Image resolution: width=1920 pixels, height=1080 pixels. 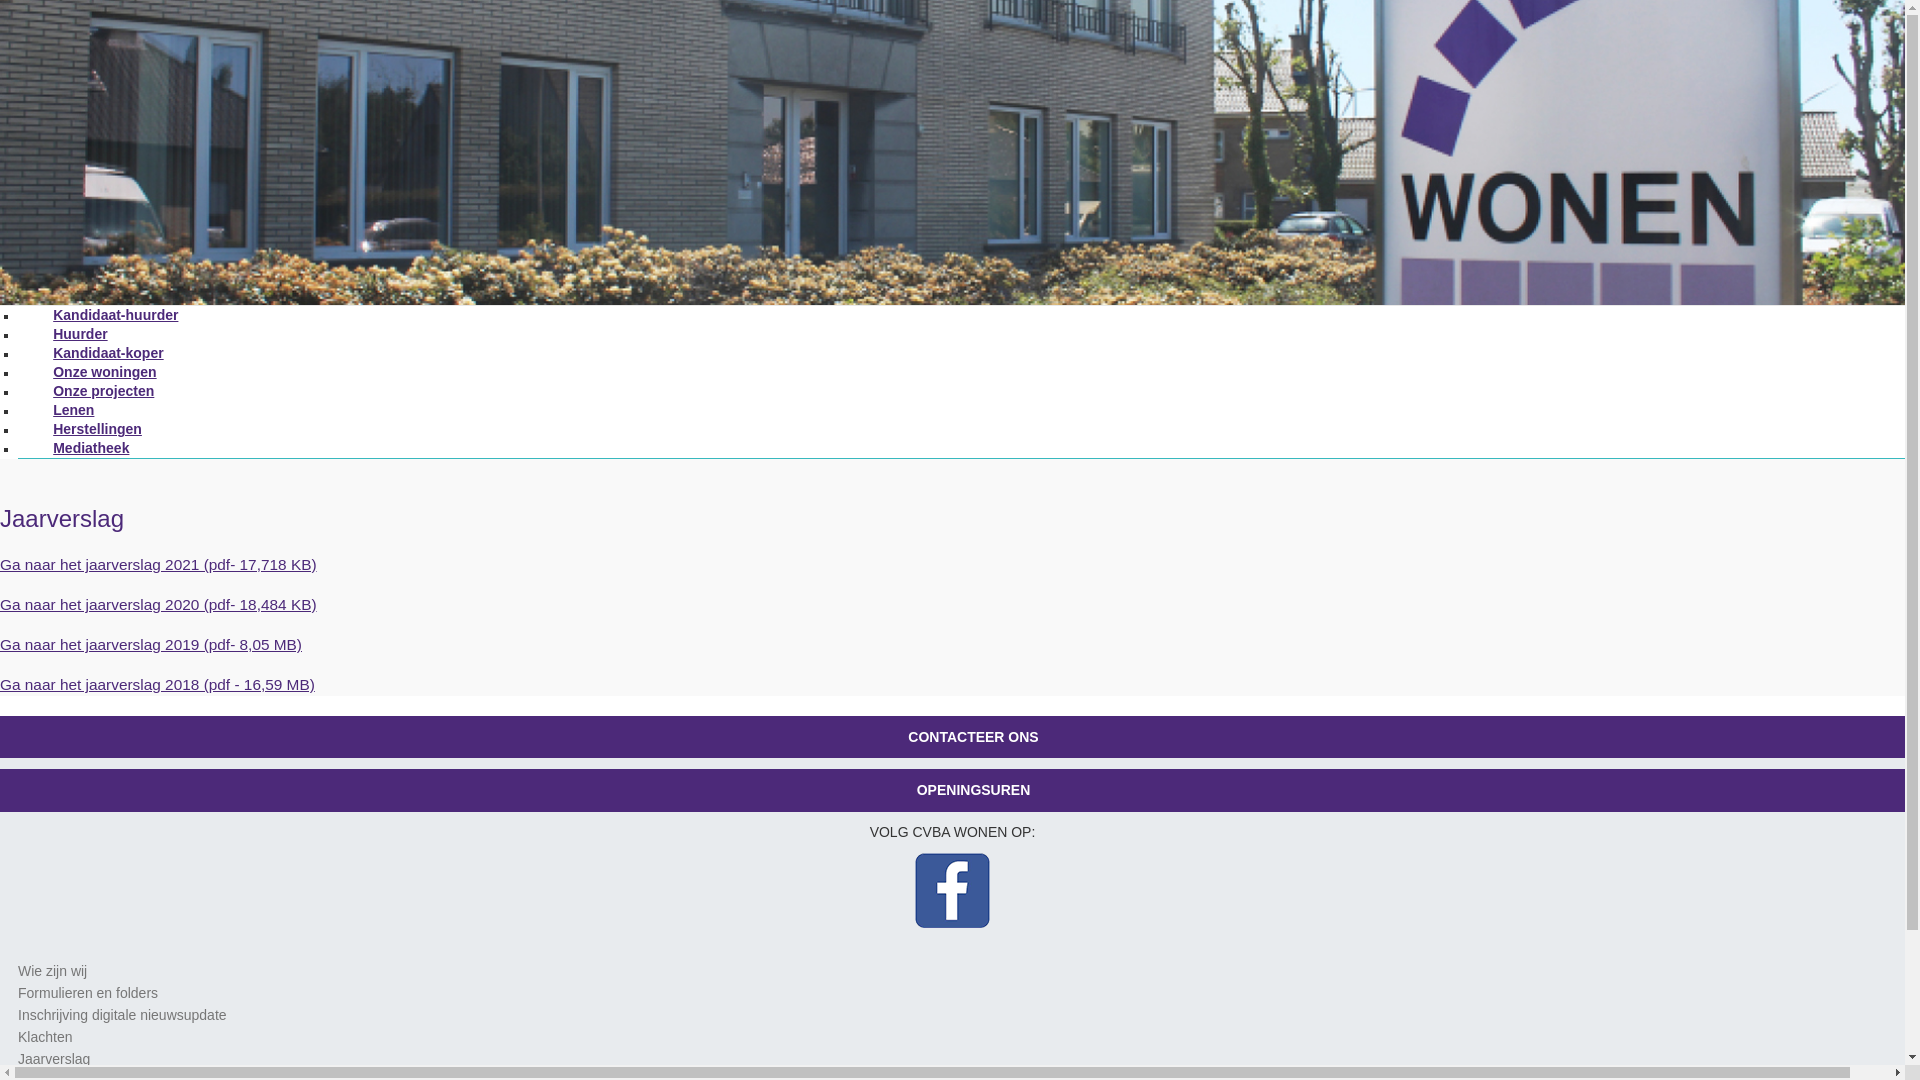 I want to click on 'Wie zijn wij', so click(x=52, y=970).